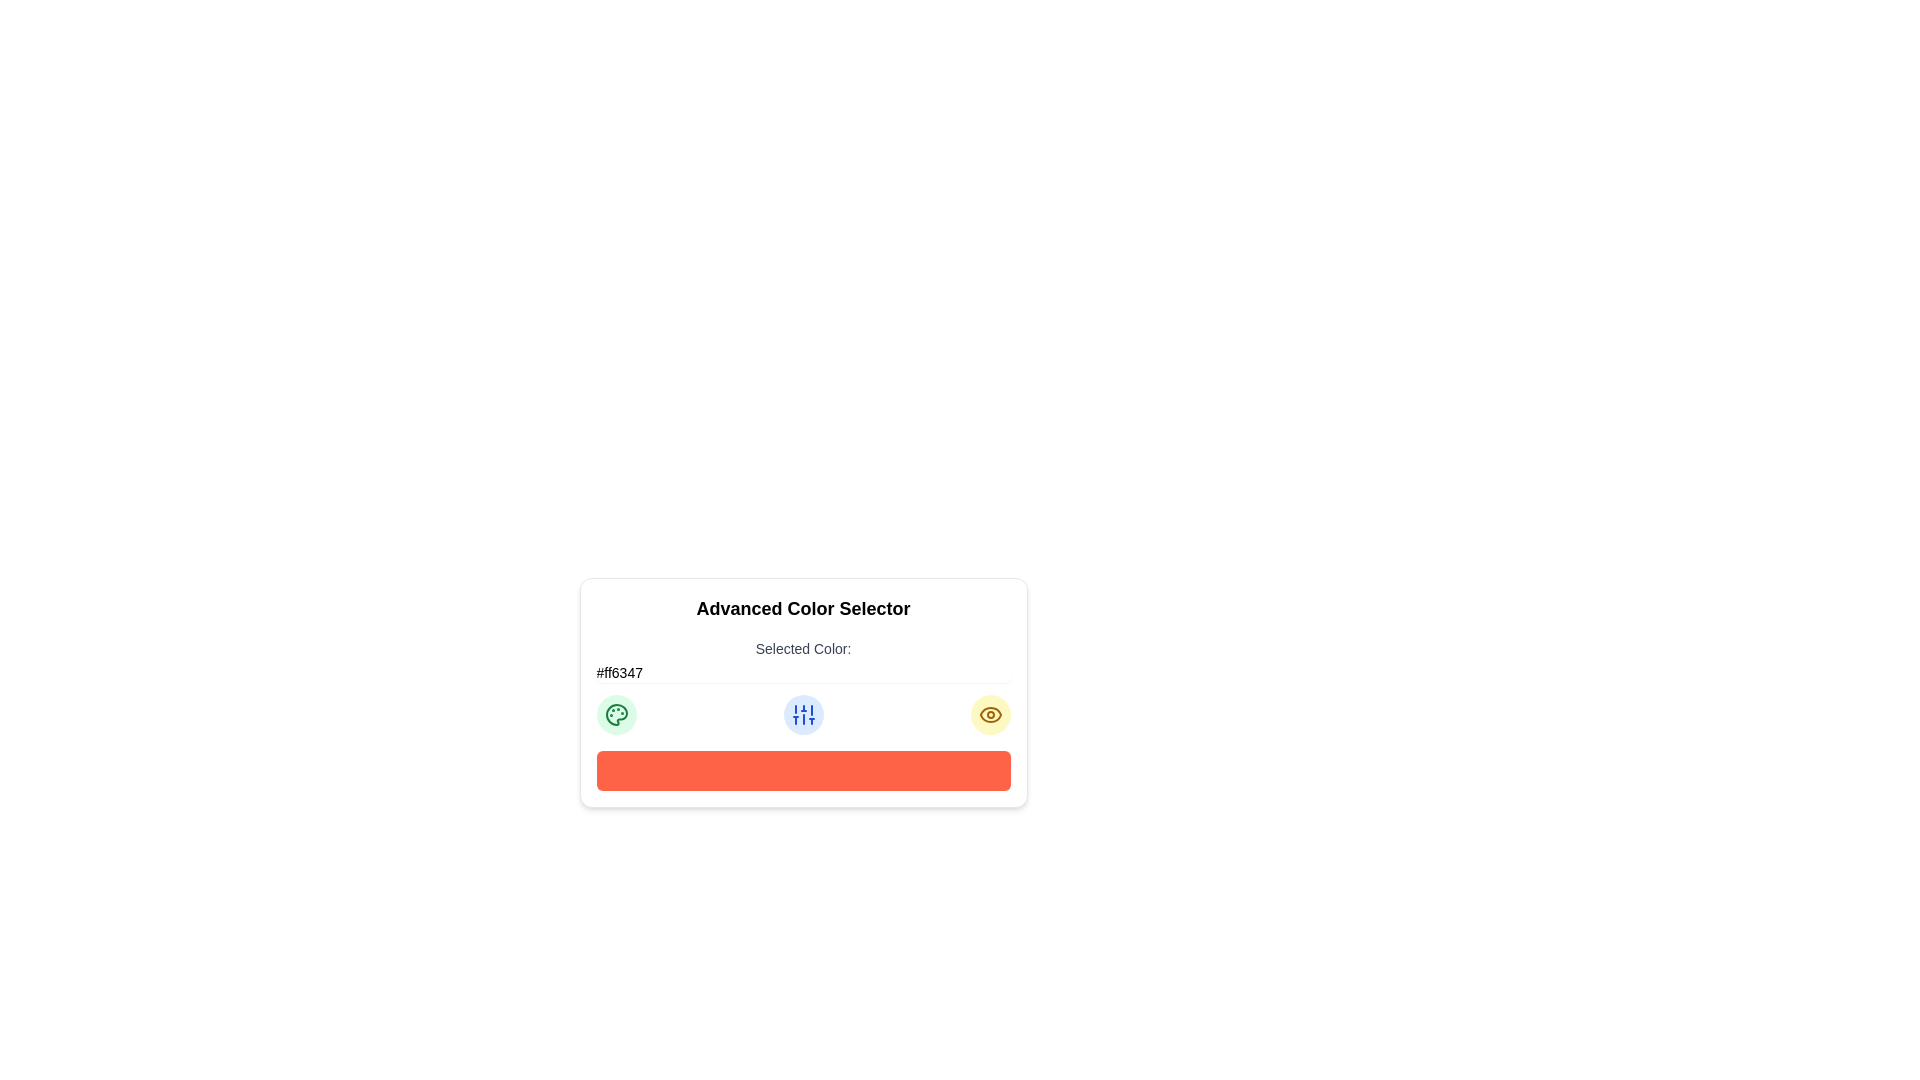 The width and height of the screenshot is (1920, 1080). I want to click on the label that reads 'Selected Color:', styled in medium-sized sans-serif font and gray color, located at the top of the form section, so click(803, 648).